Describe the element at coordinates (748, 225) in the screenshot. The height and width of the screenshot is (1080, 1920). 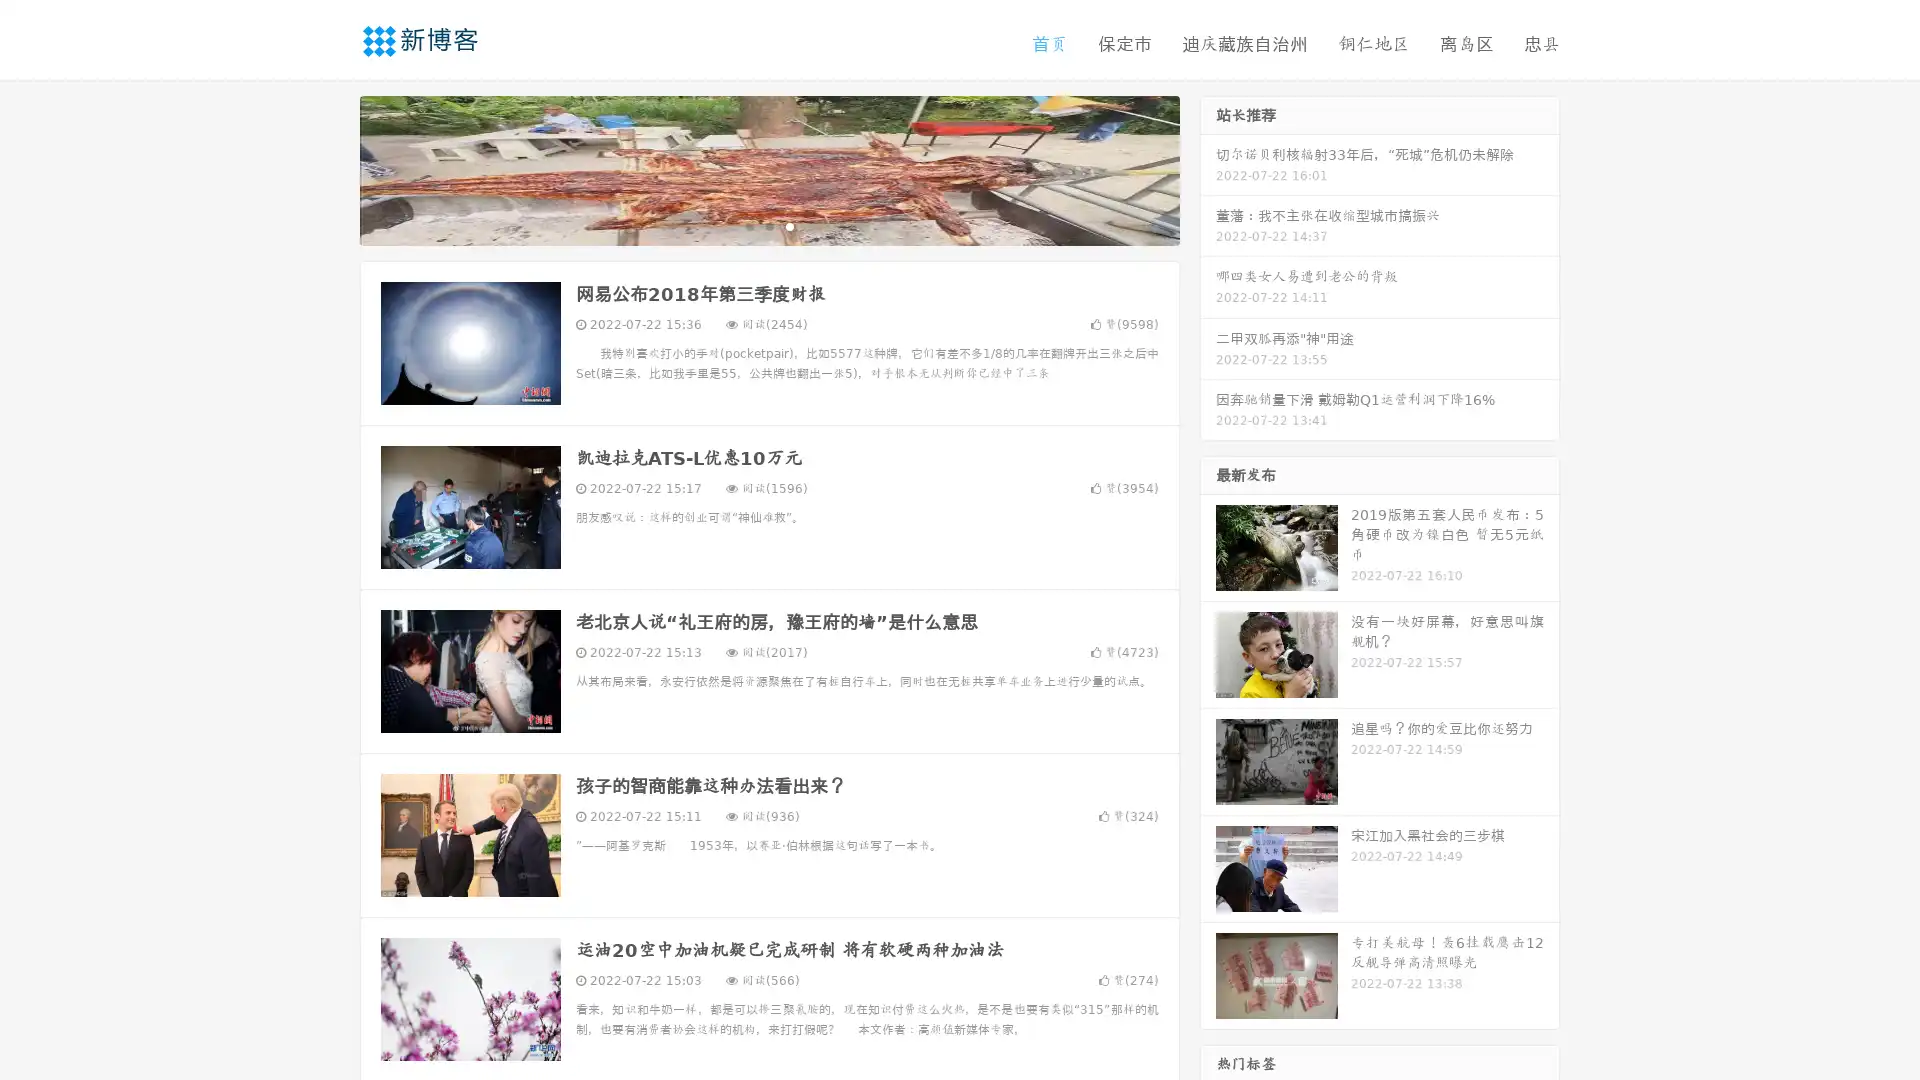
I see `Go to slide 1` at that location.